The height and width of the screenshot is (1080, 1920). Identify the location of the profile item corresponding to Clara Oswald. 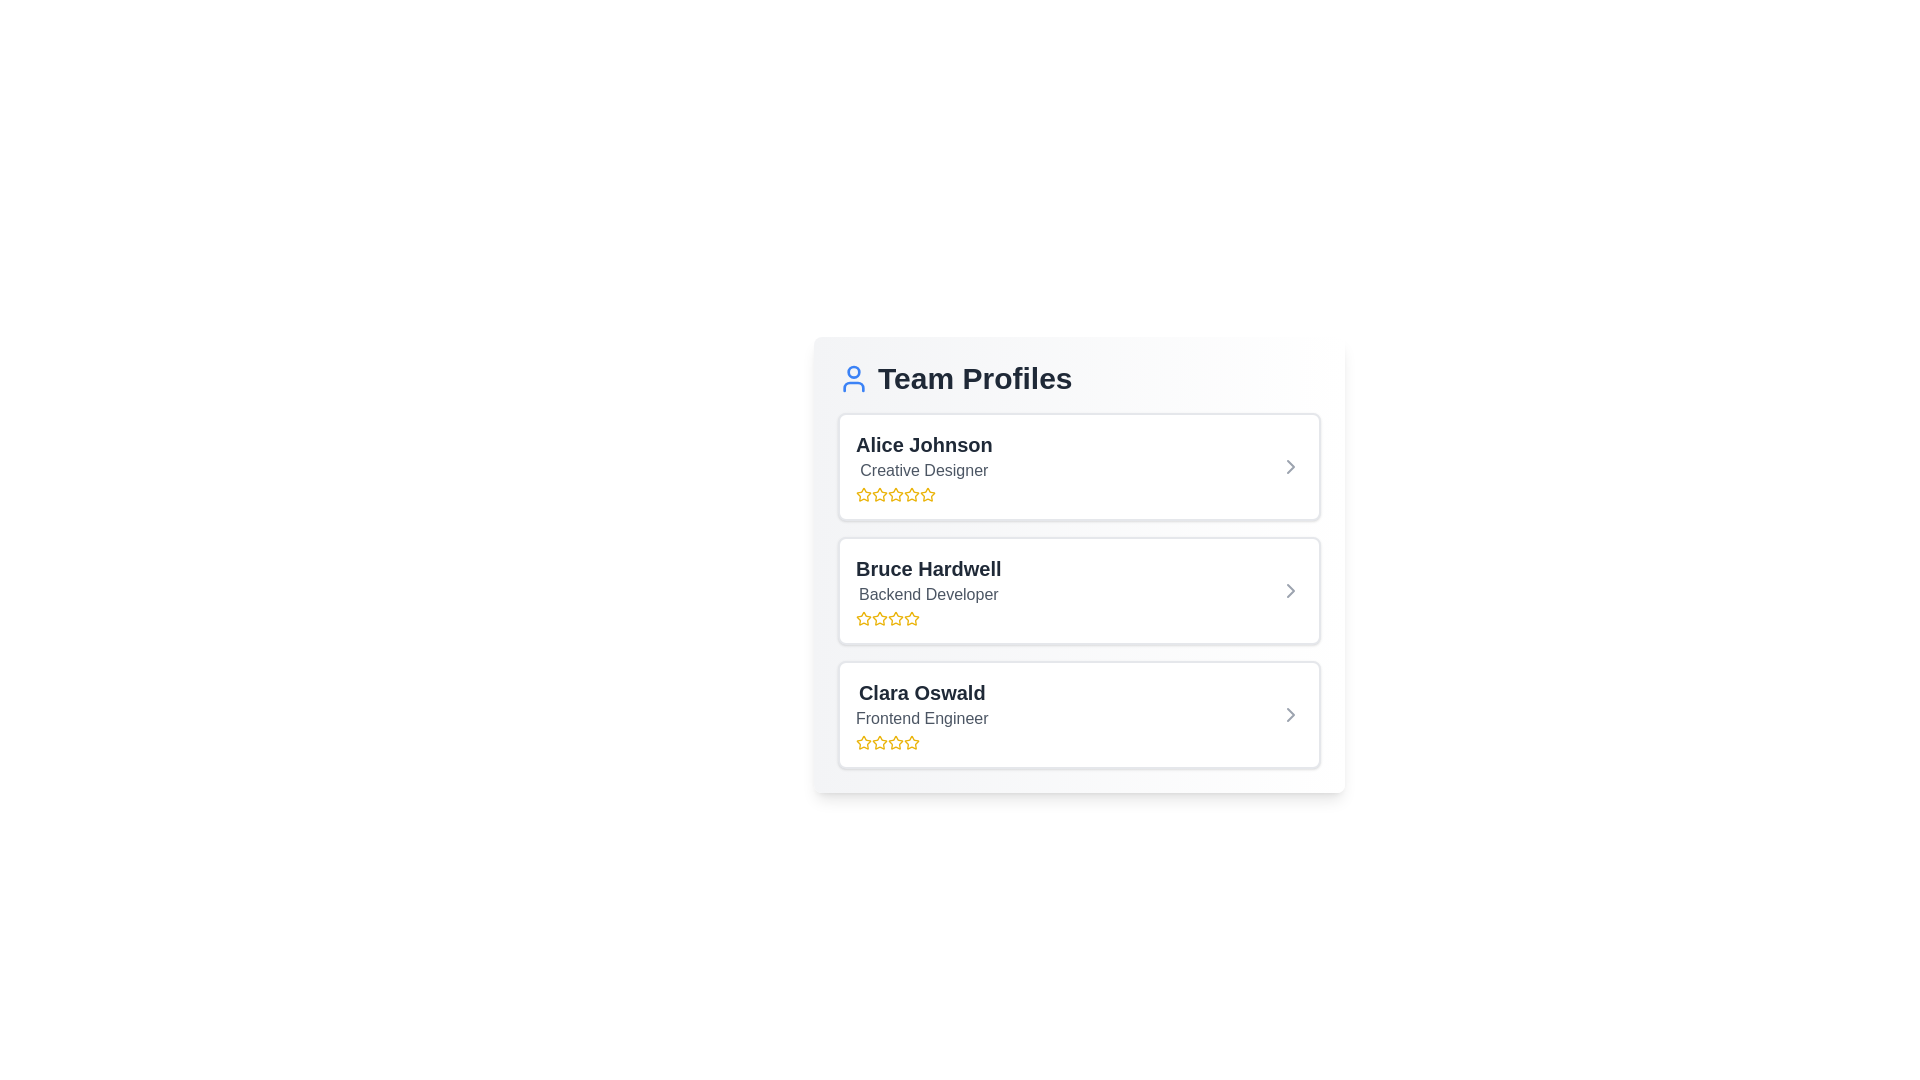
(1078, 713).